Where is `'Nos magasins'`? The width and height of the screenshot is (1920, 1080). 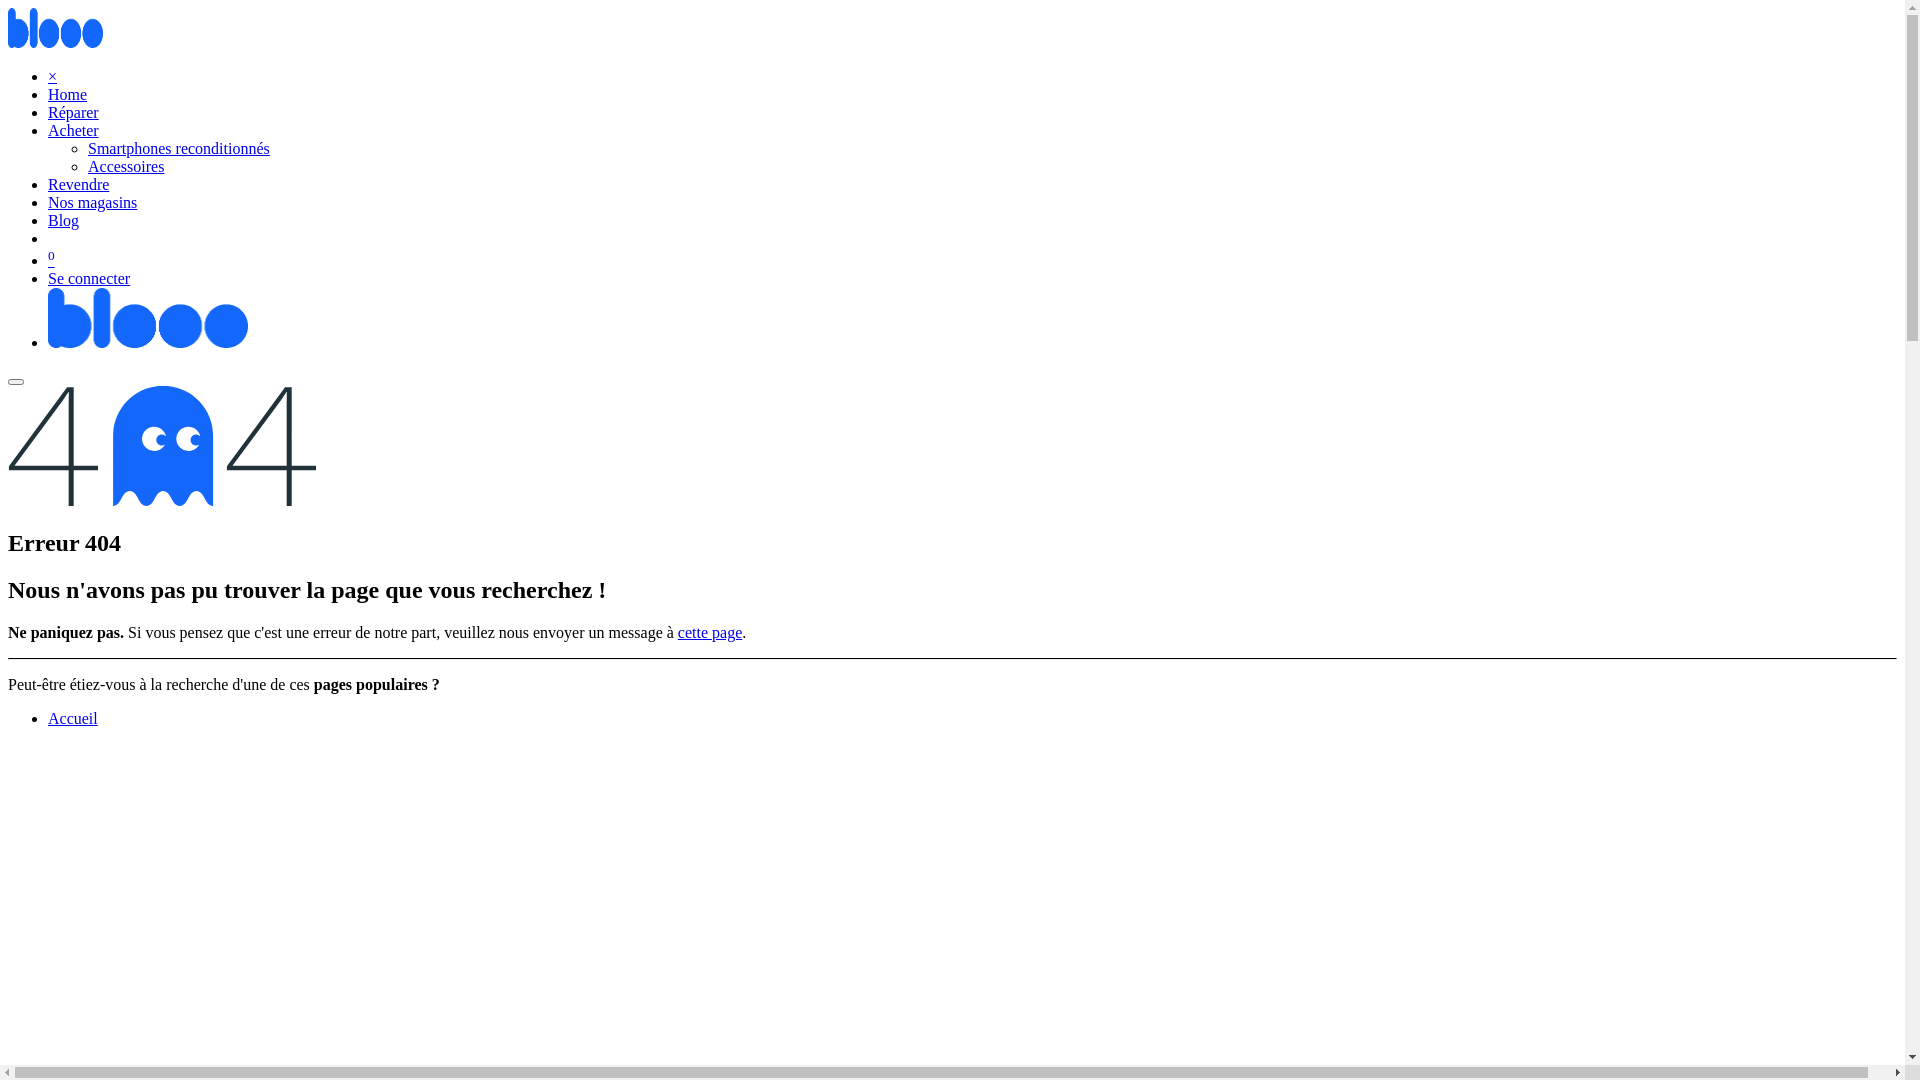 'Nos magasins' is located at coordinates (91, 202).